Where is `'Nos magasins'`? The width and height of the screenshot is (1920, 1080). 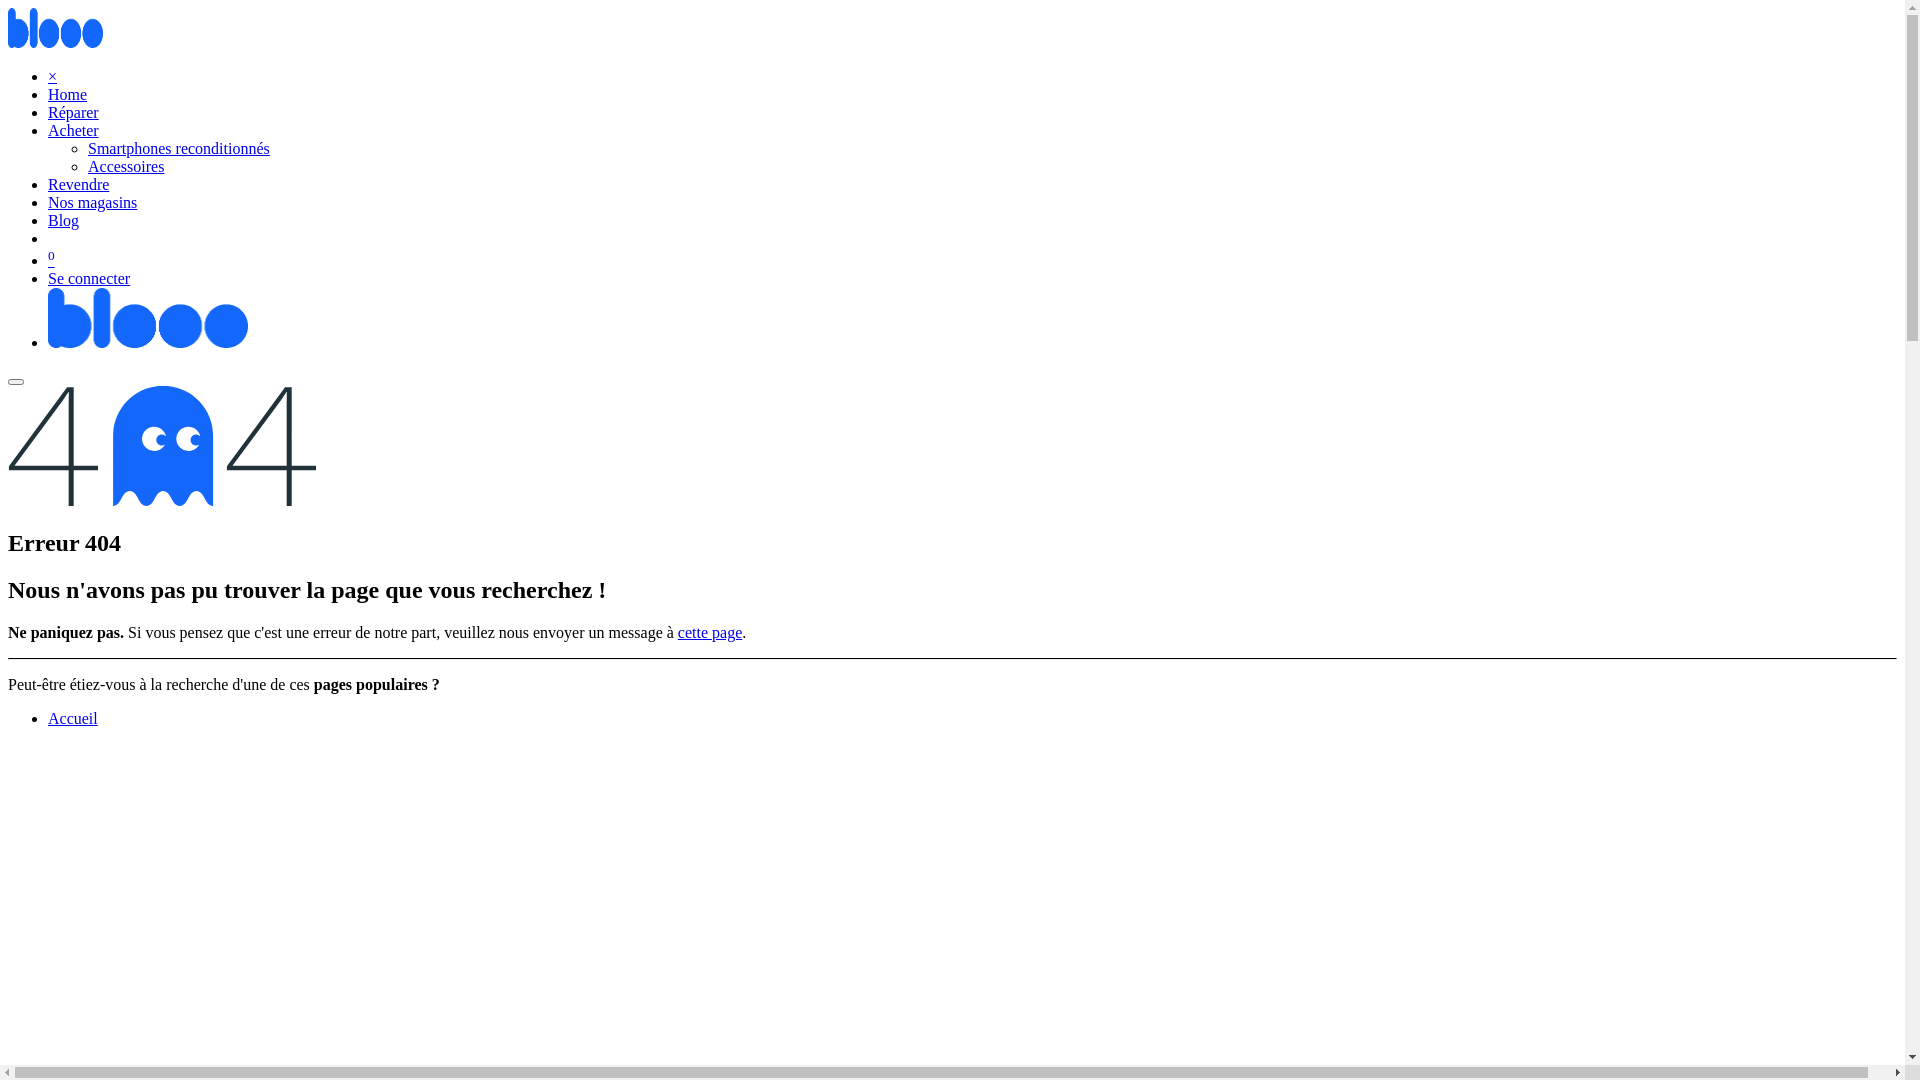 'Nos magasins' is located at coordinates (91, 202).